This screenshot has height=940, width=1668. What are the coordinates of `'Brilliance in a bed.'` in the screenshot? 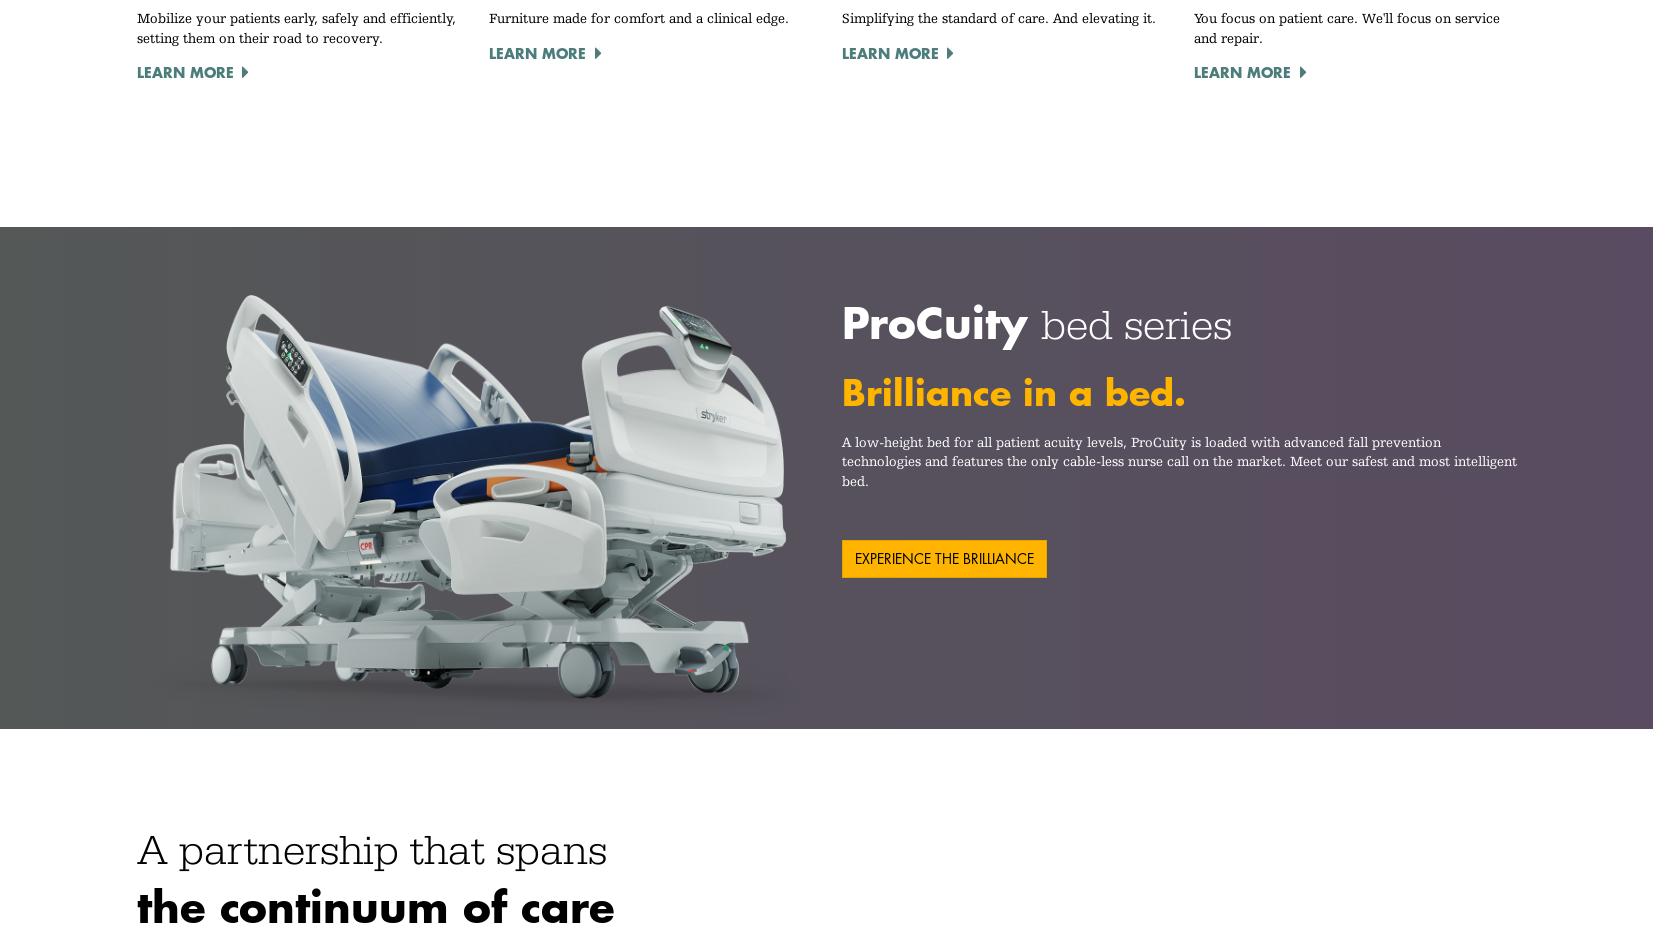 It's located at (1012, 390).